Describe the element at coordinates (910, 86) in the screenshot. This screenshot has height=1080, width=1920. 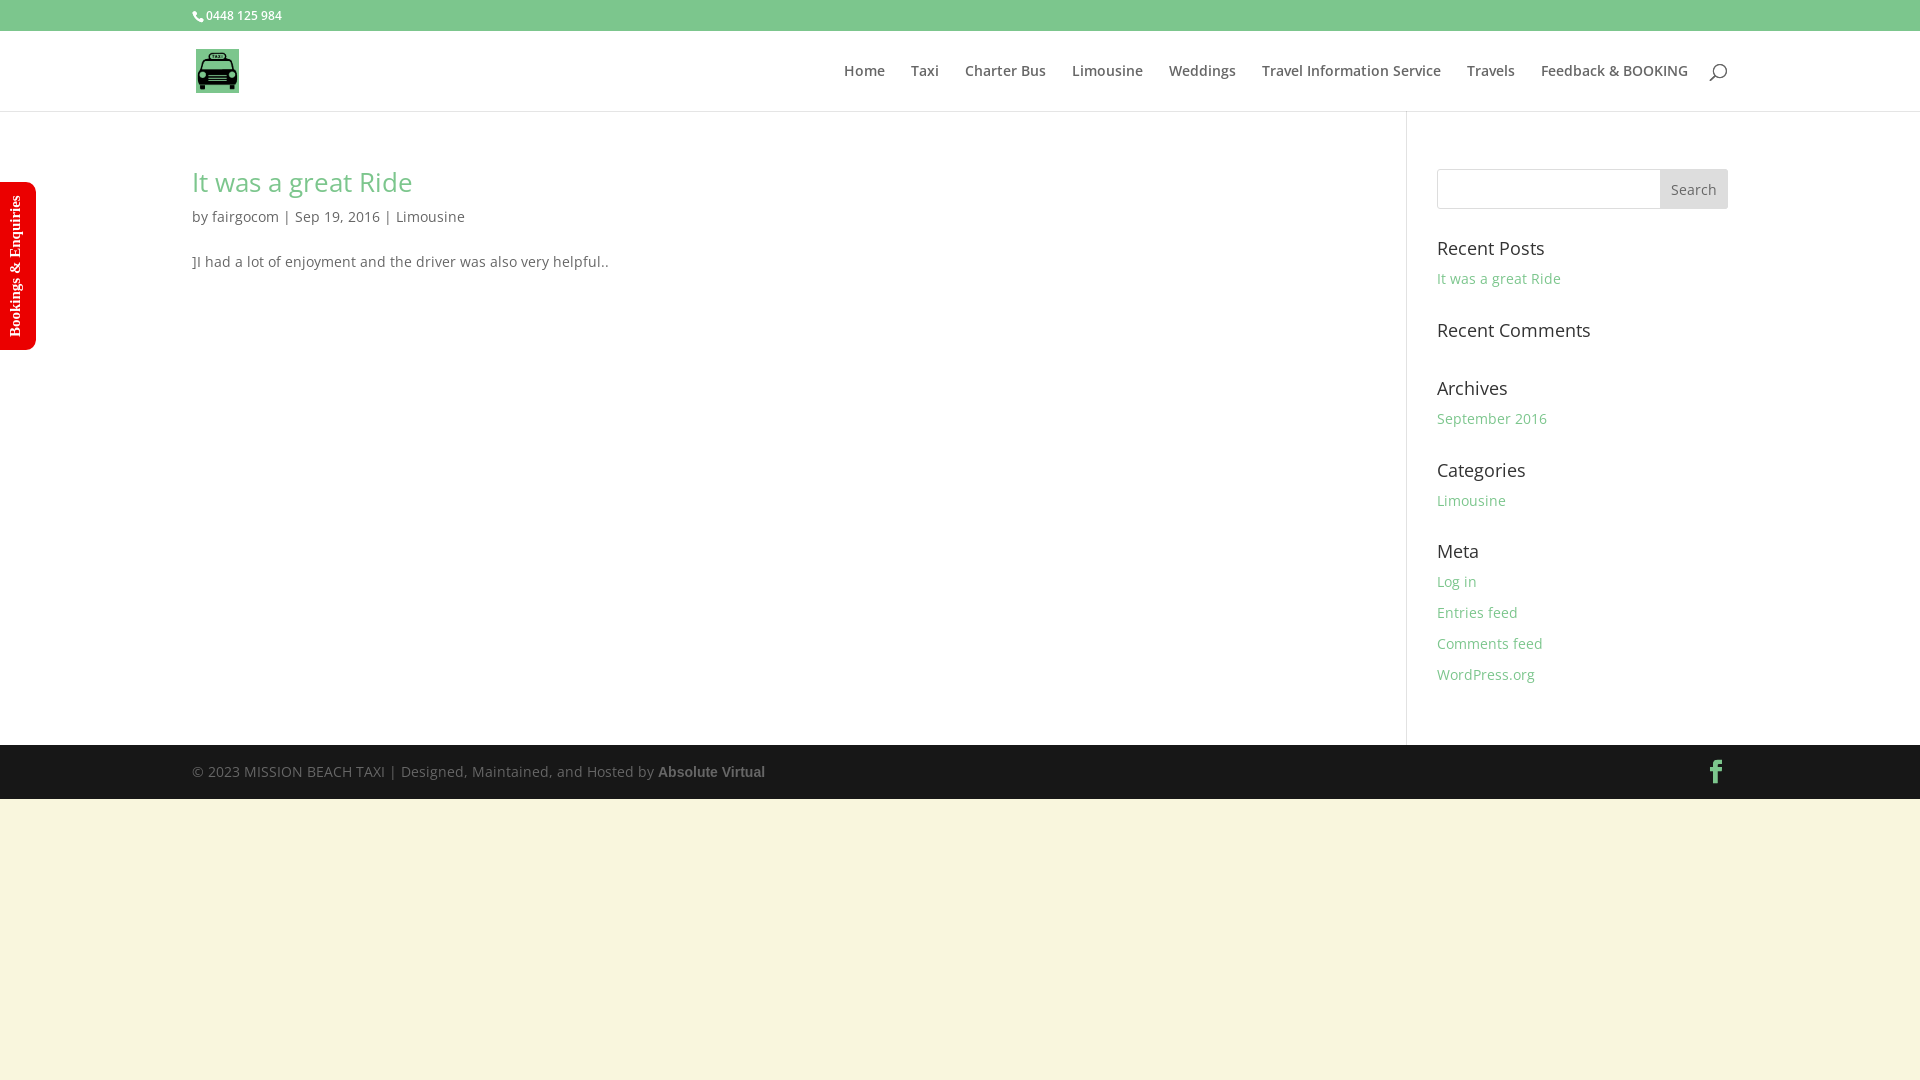
I see `'Taxi'` at that location.